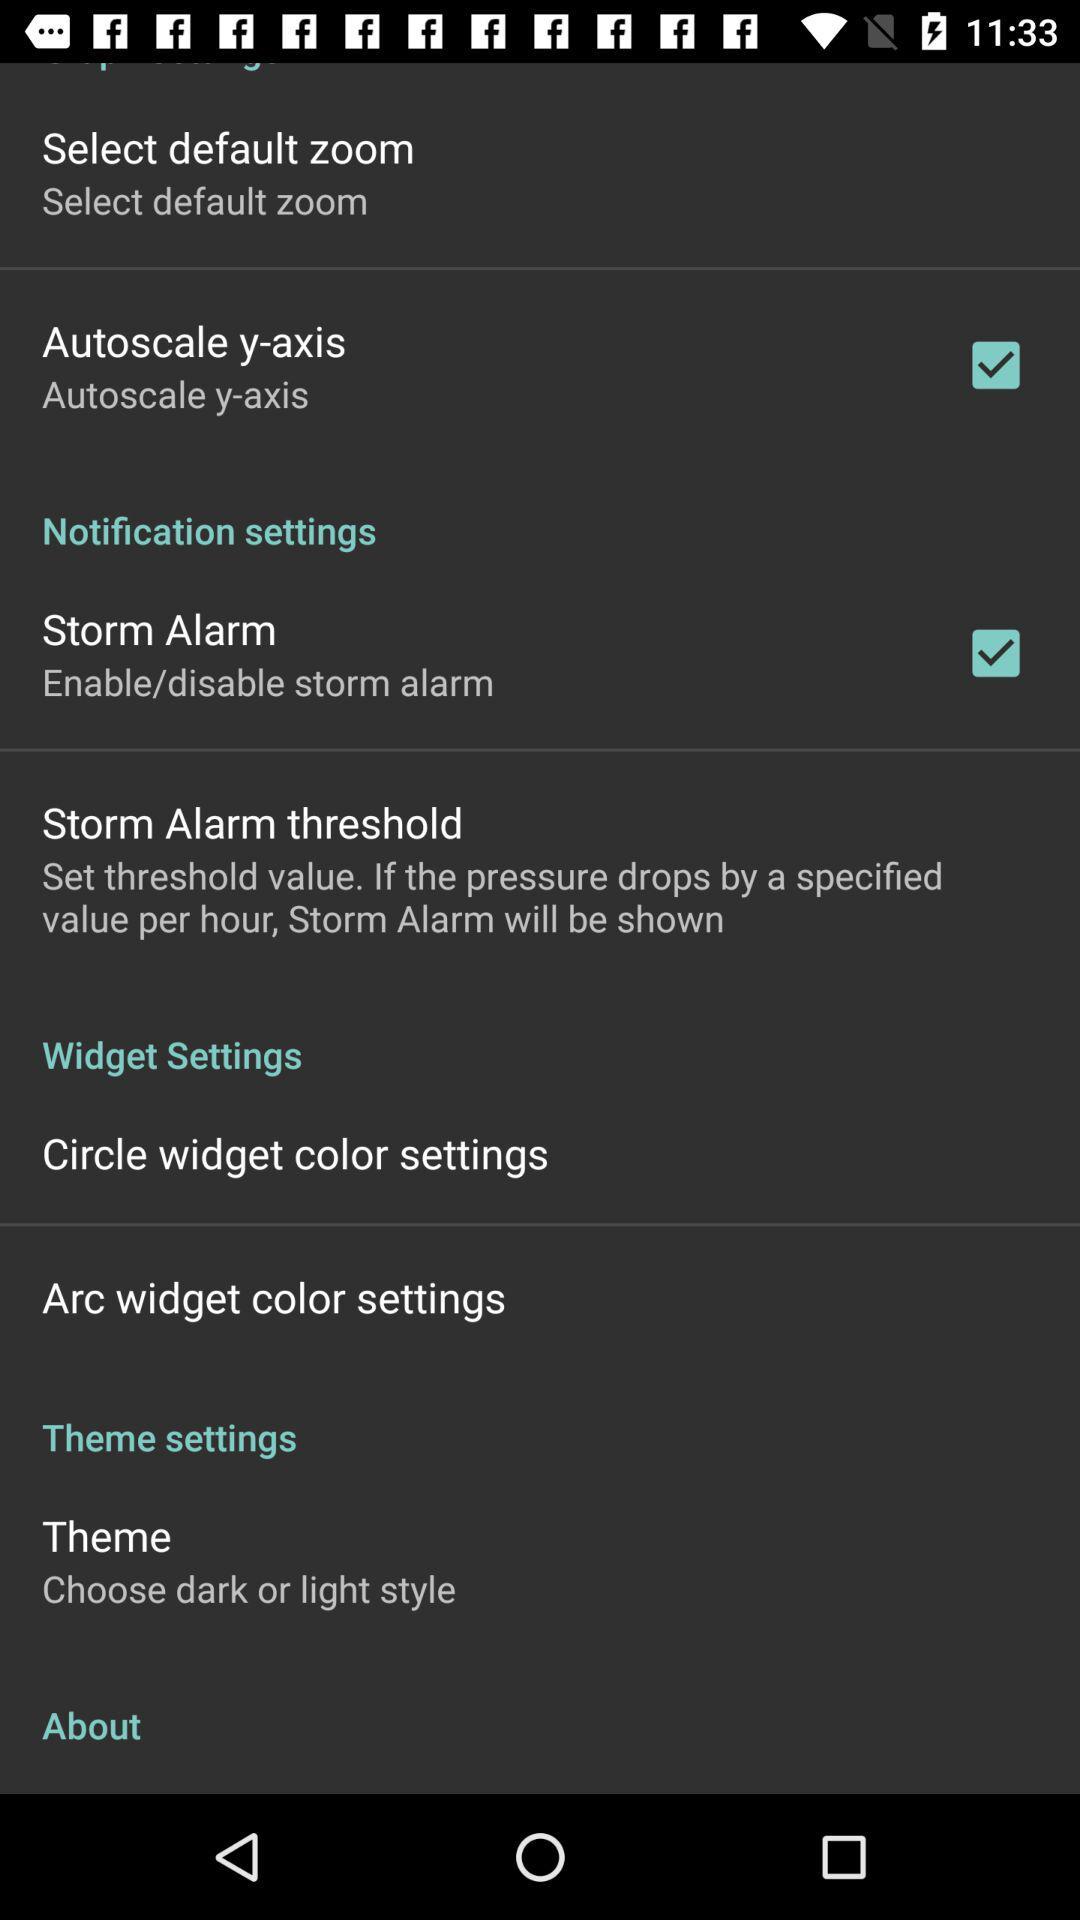 This screenshot has height=1920, width=1080. I want to click on icon below the storm alarm icon, so click(267, 681).